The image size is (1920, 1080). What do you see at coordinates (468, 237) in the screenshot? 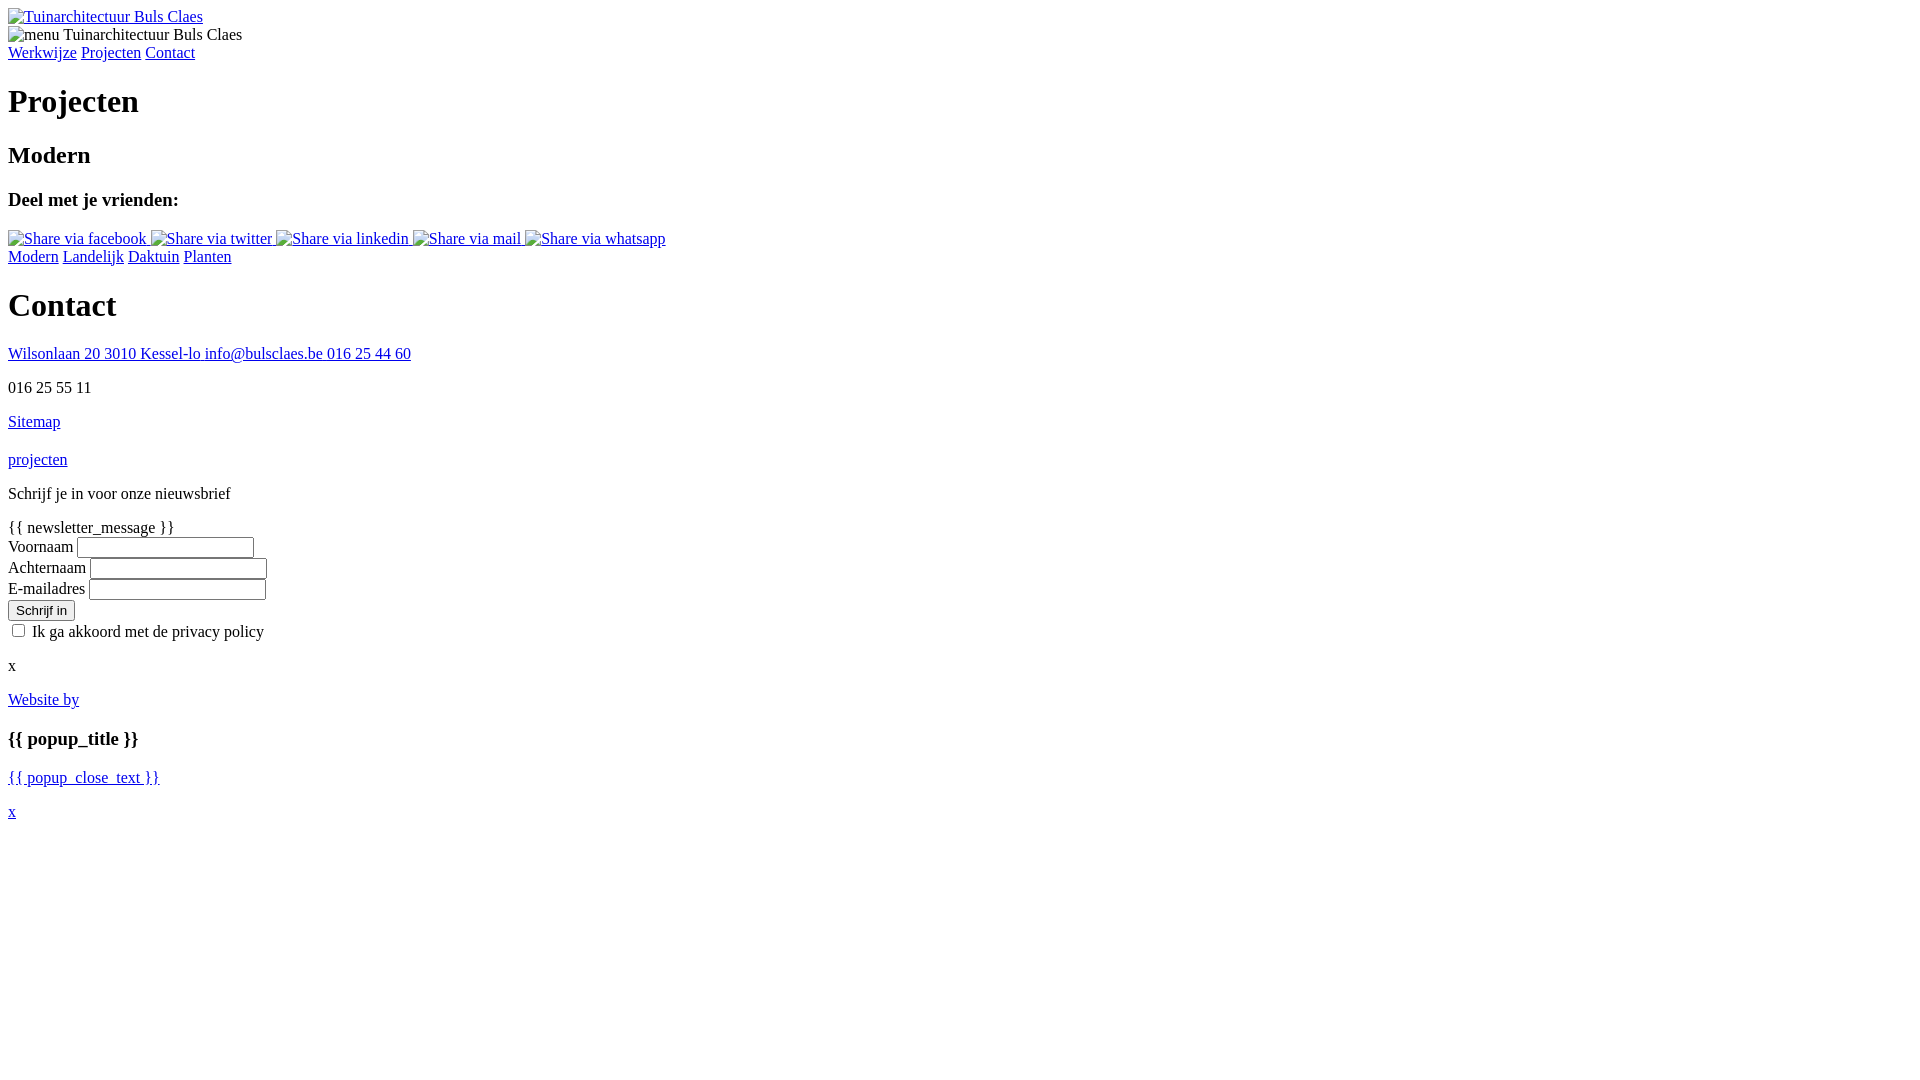
I see `'Share via mail'` at bounding box center [468, 237].